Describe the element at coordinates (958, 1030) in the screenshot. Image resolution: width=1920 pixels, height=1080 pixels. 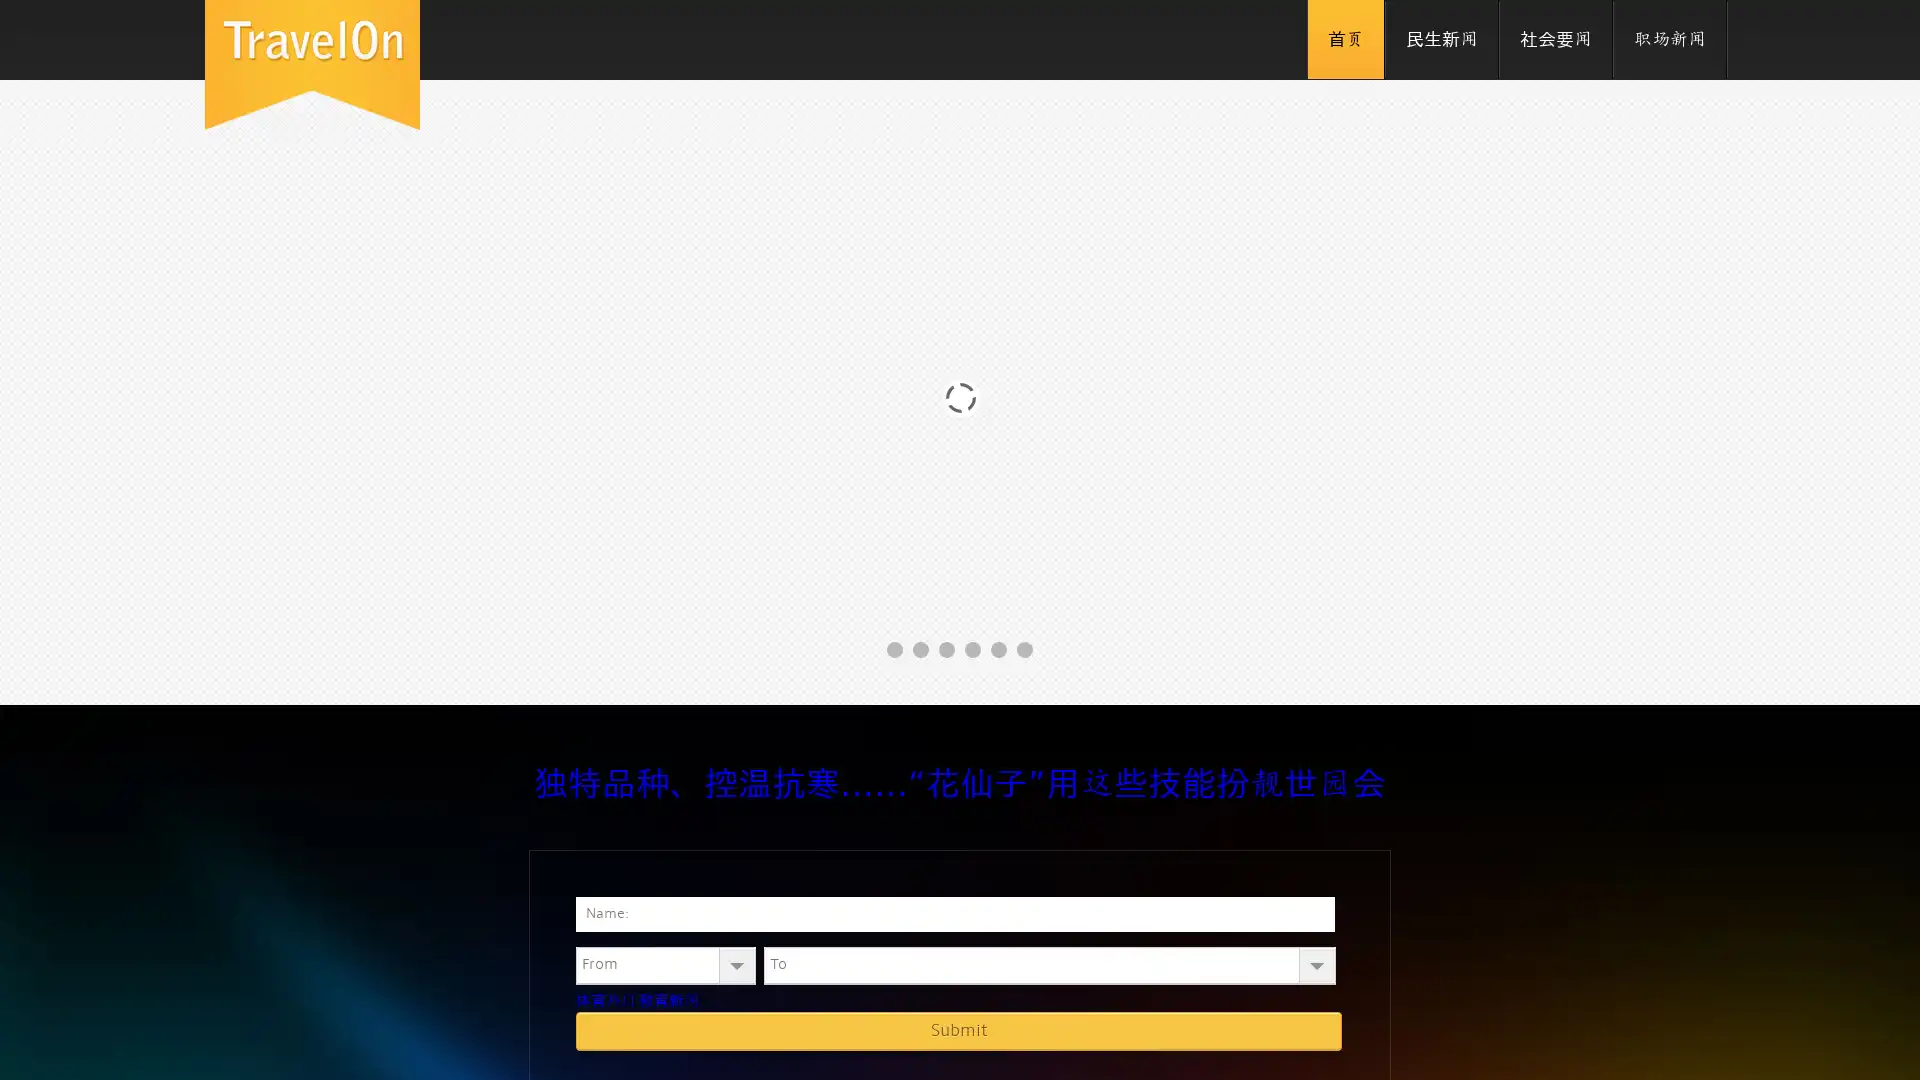
I see `submit` at that location.